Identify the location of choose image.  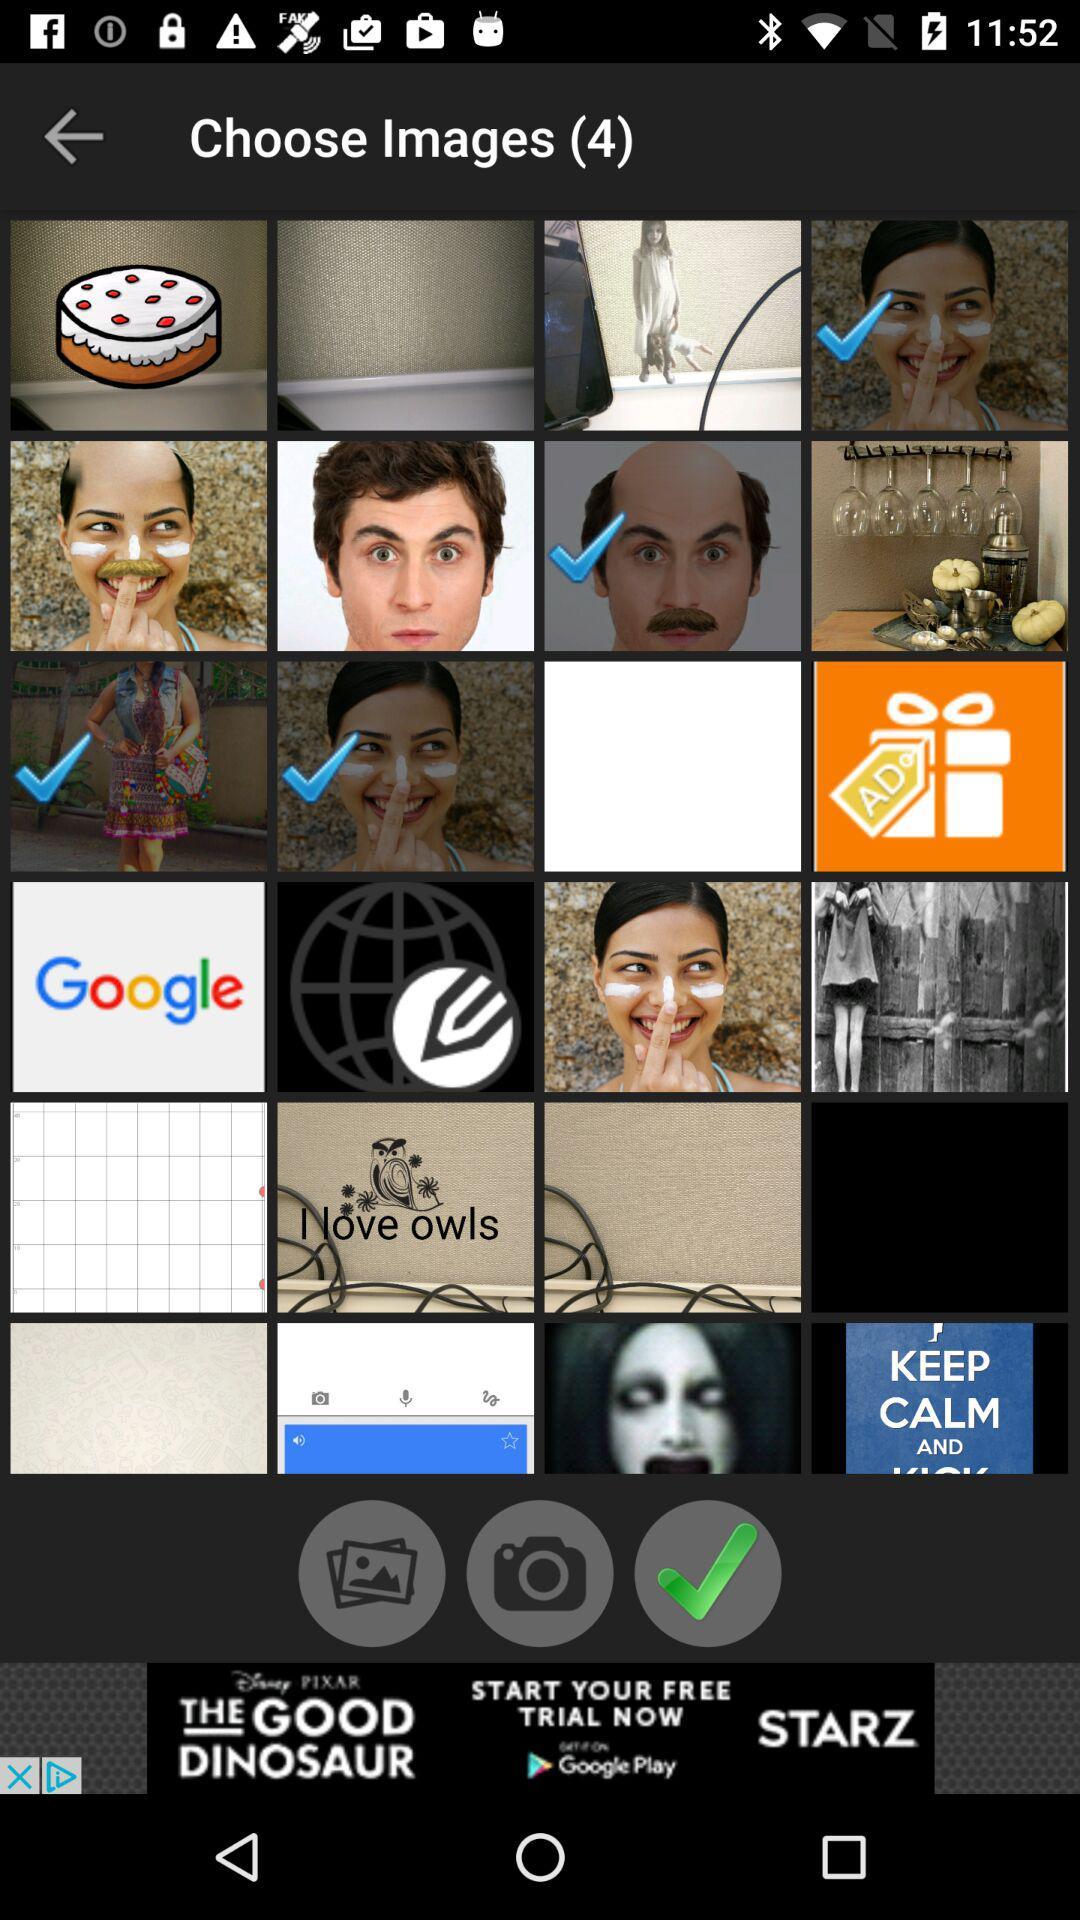
(672, 1206).